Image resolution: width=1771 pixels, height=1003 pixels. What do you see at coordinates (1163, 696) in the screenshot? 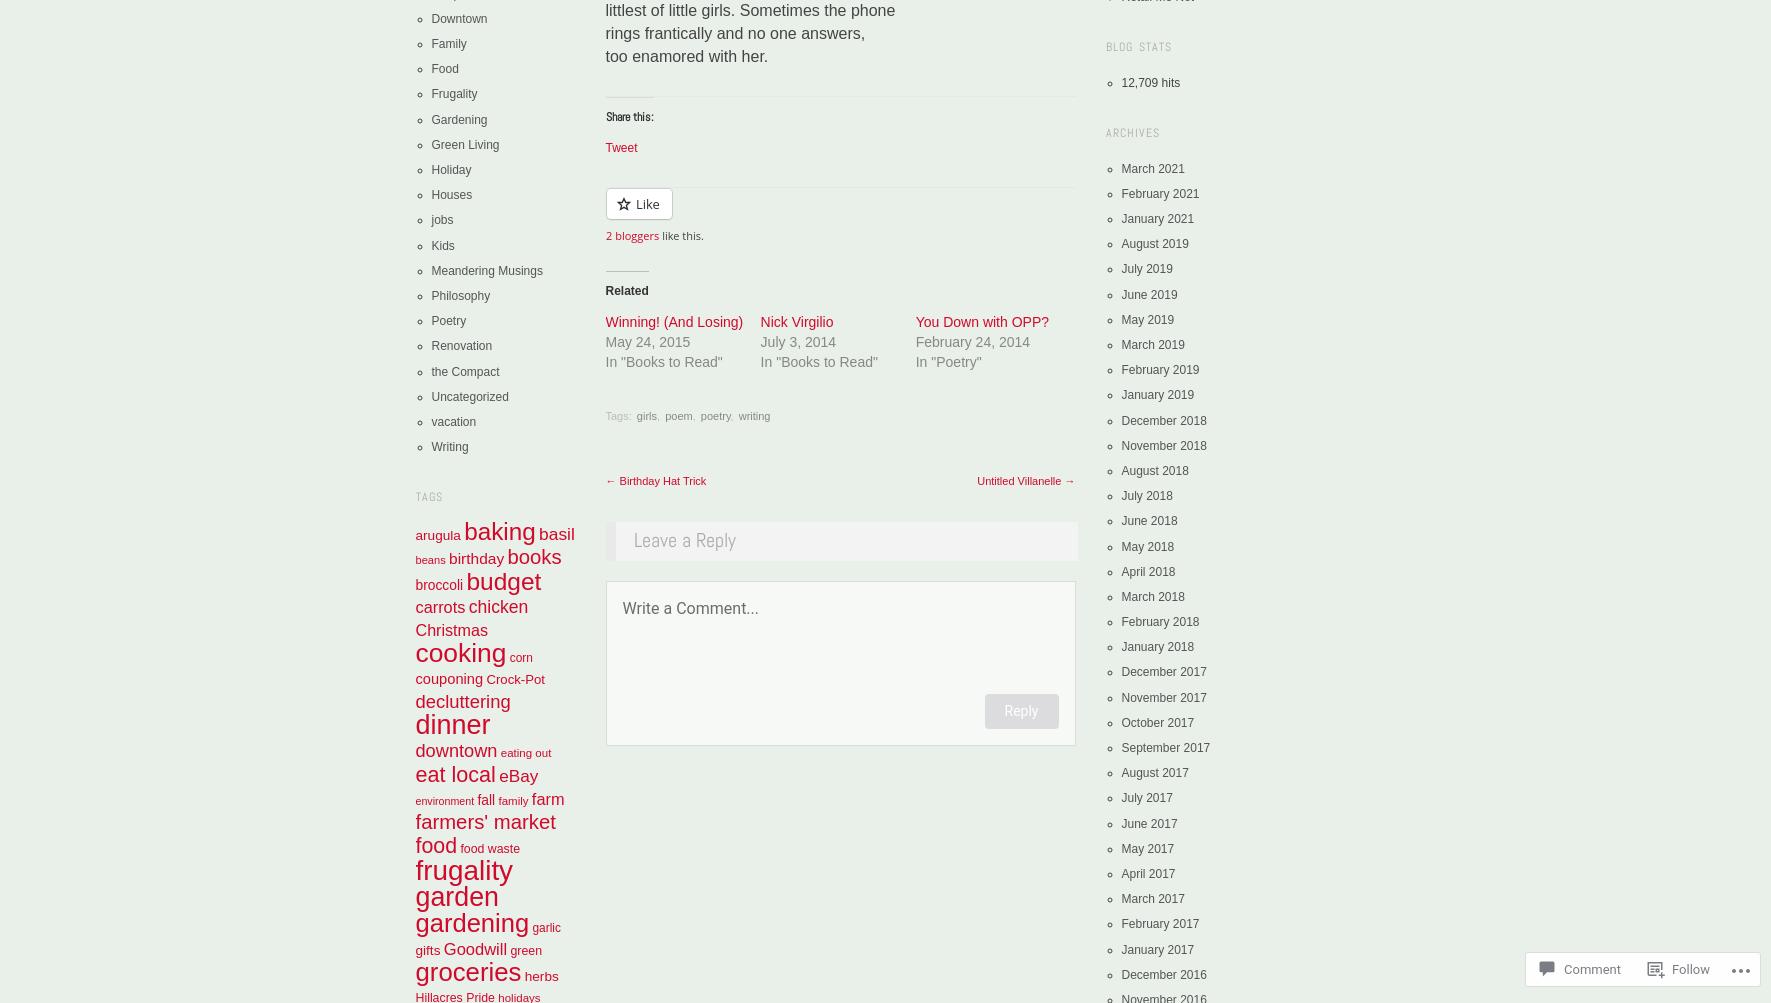
I see `'November 2017'` at bounding box center [1163, 696].